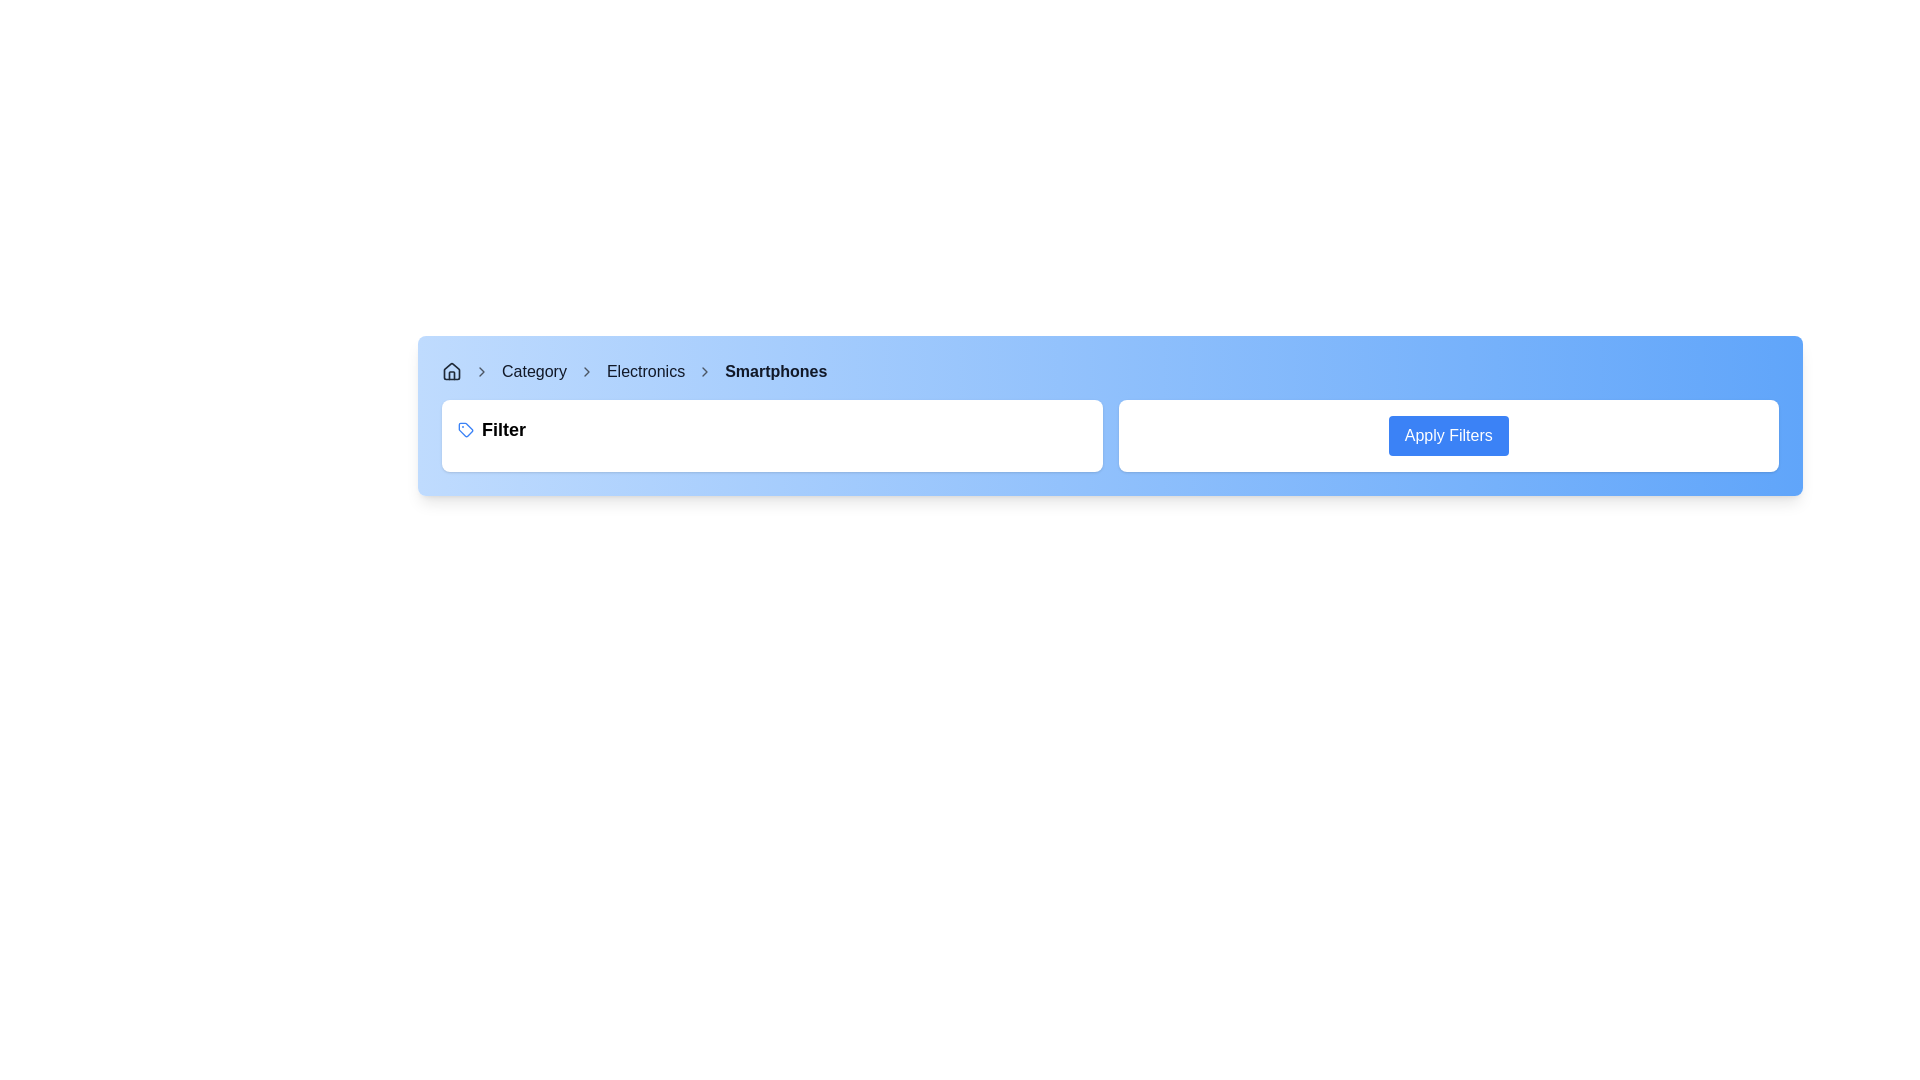 The width and height of the screenshot is (1920, 1080). What do you see at coordinates (585, 371) in the screenshot?
I see `the rightward chevron icon in the breadcrumb navigation bar, which is styled with a gray color scheme and is positioned between the 'Category' and 'Electronics' text` at bounding box center [585, 371].